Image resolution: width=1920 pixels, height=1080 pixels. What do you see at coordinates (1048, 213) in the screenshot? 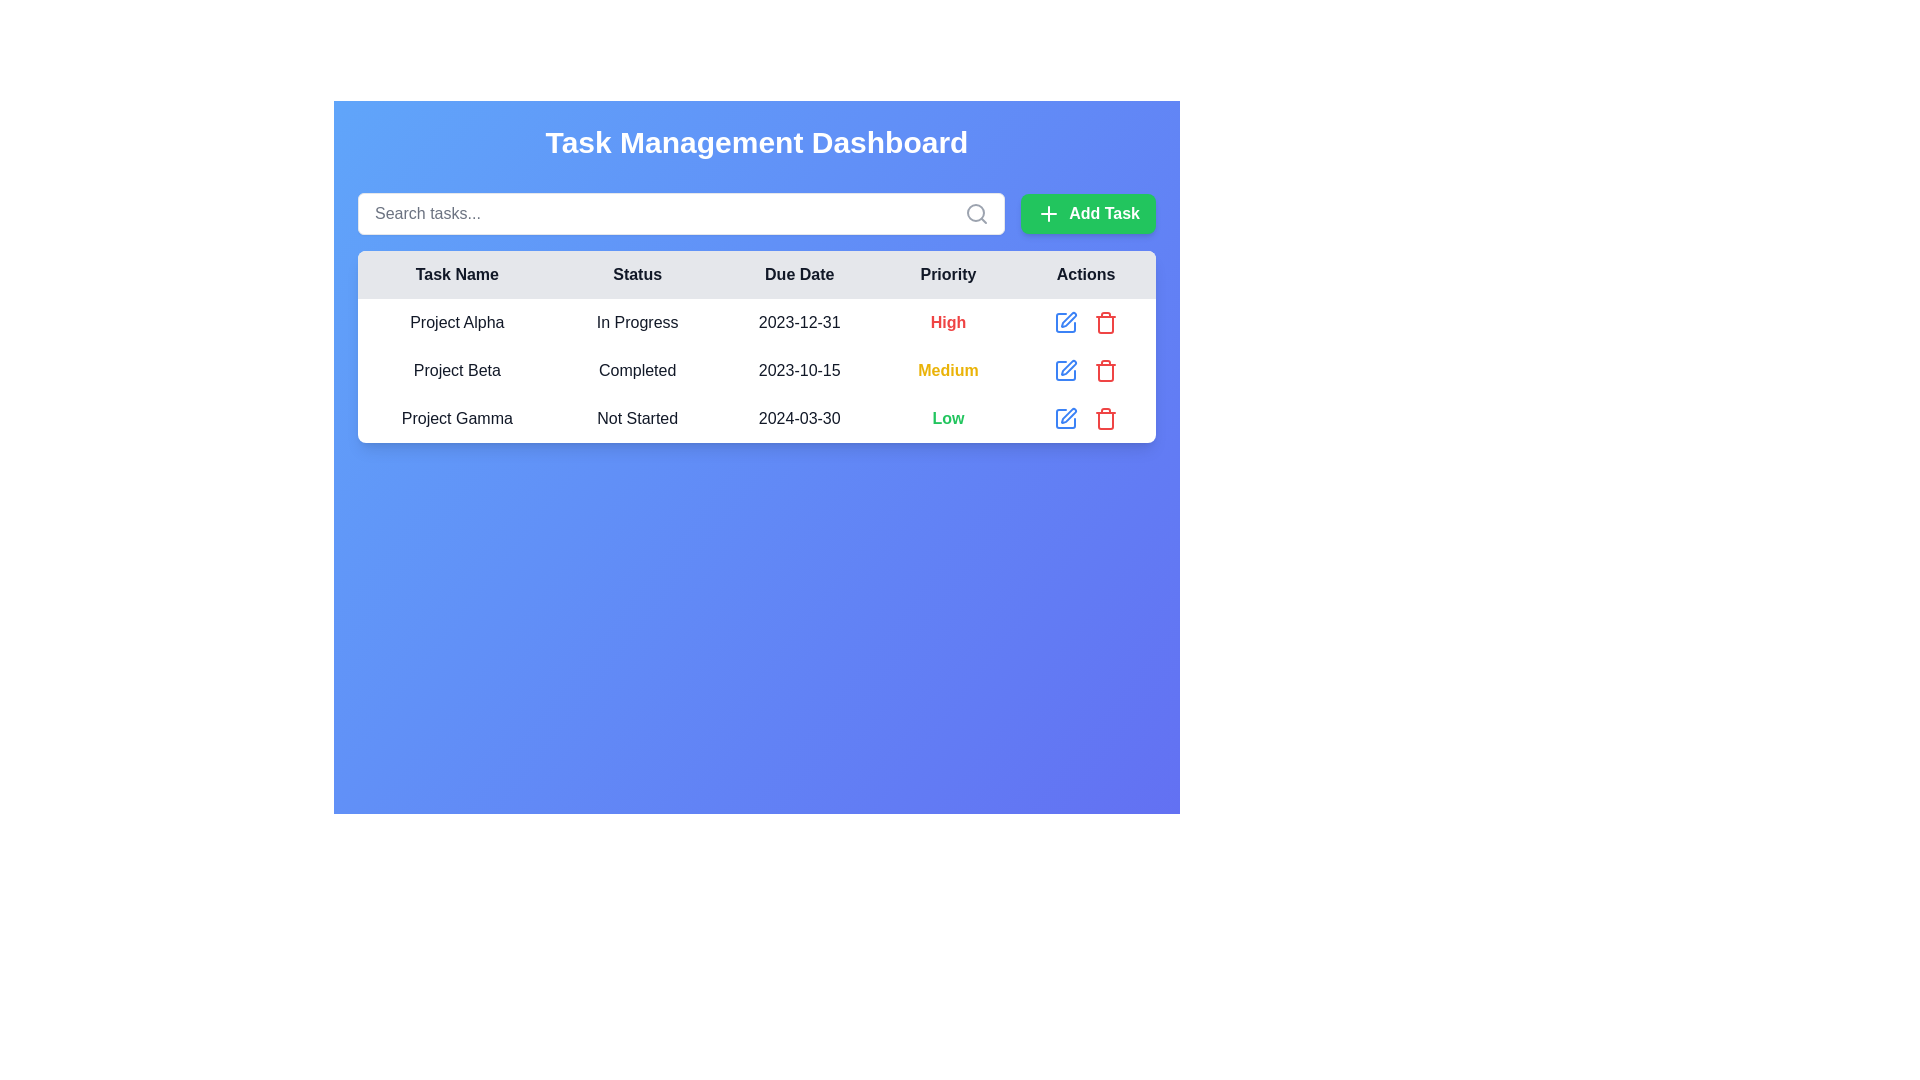
I see `the plus icon, which is located in the green segment of the 'Add Task' button` at bounding box center [1048, 213].